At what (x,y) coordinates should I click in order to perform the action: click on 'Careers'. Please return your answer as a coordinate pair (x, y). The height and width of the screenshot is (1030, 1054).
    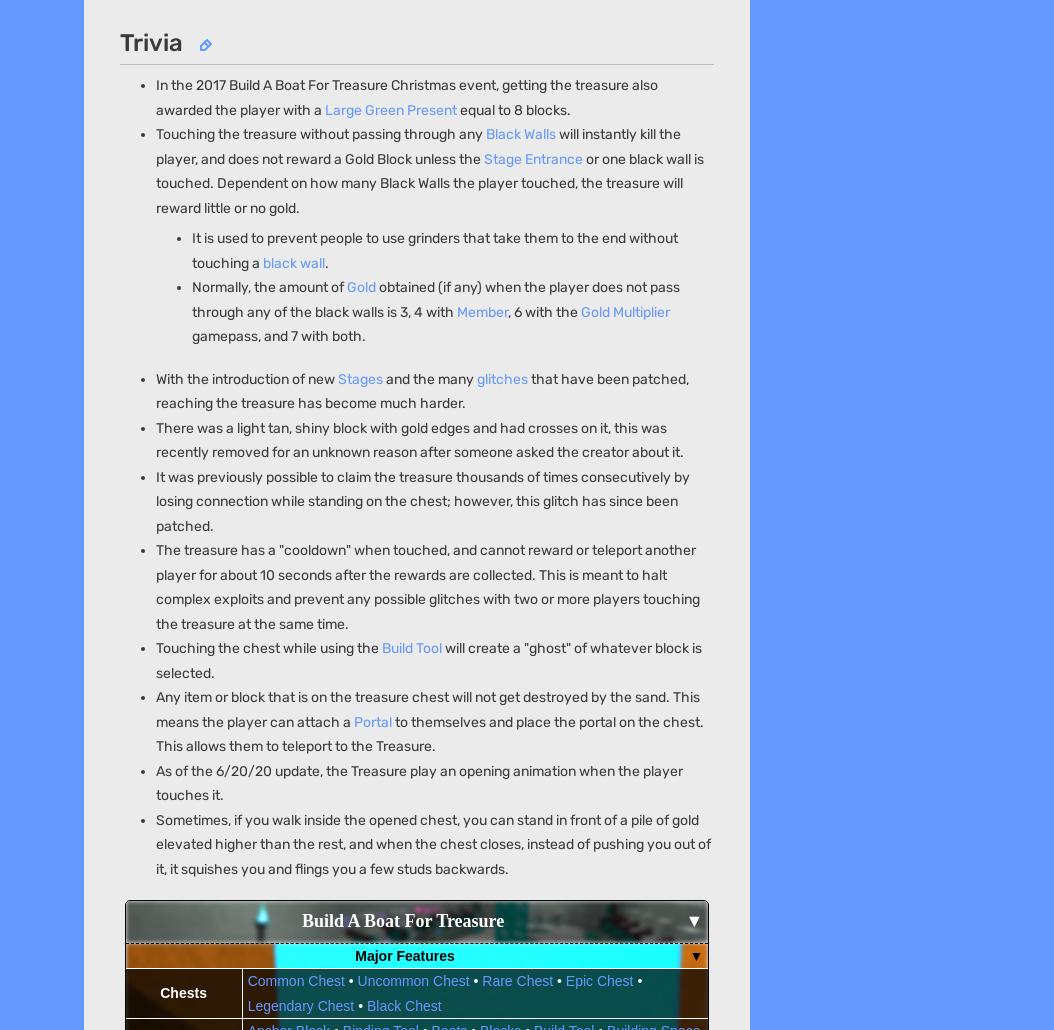
    Looking at the image, I should click on (83, 253).